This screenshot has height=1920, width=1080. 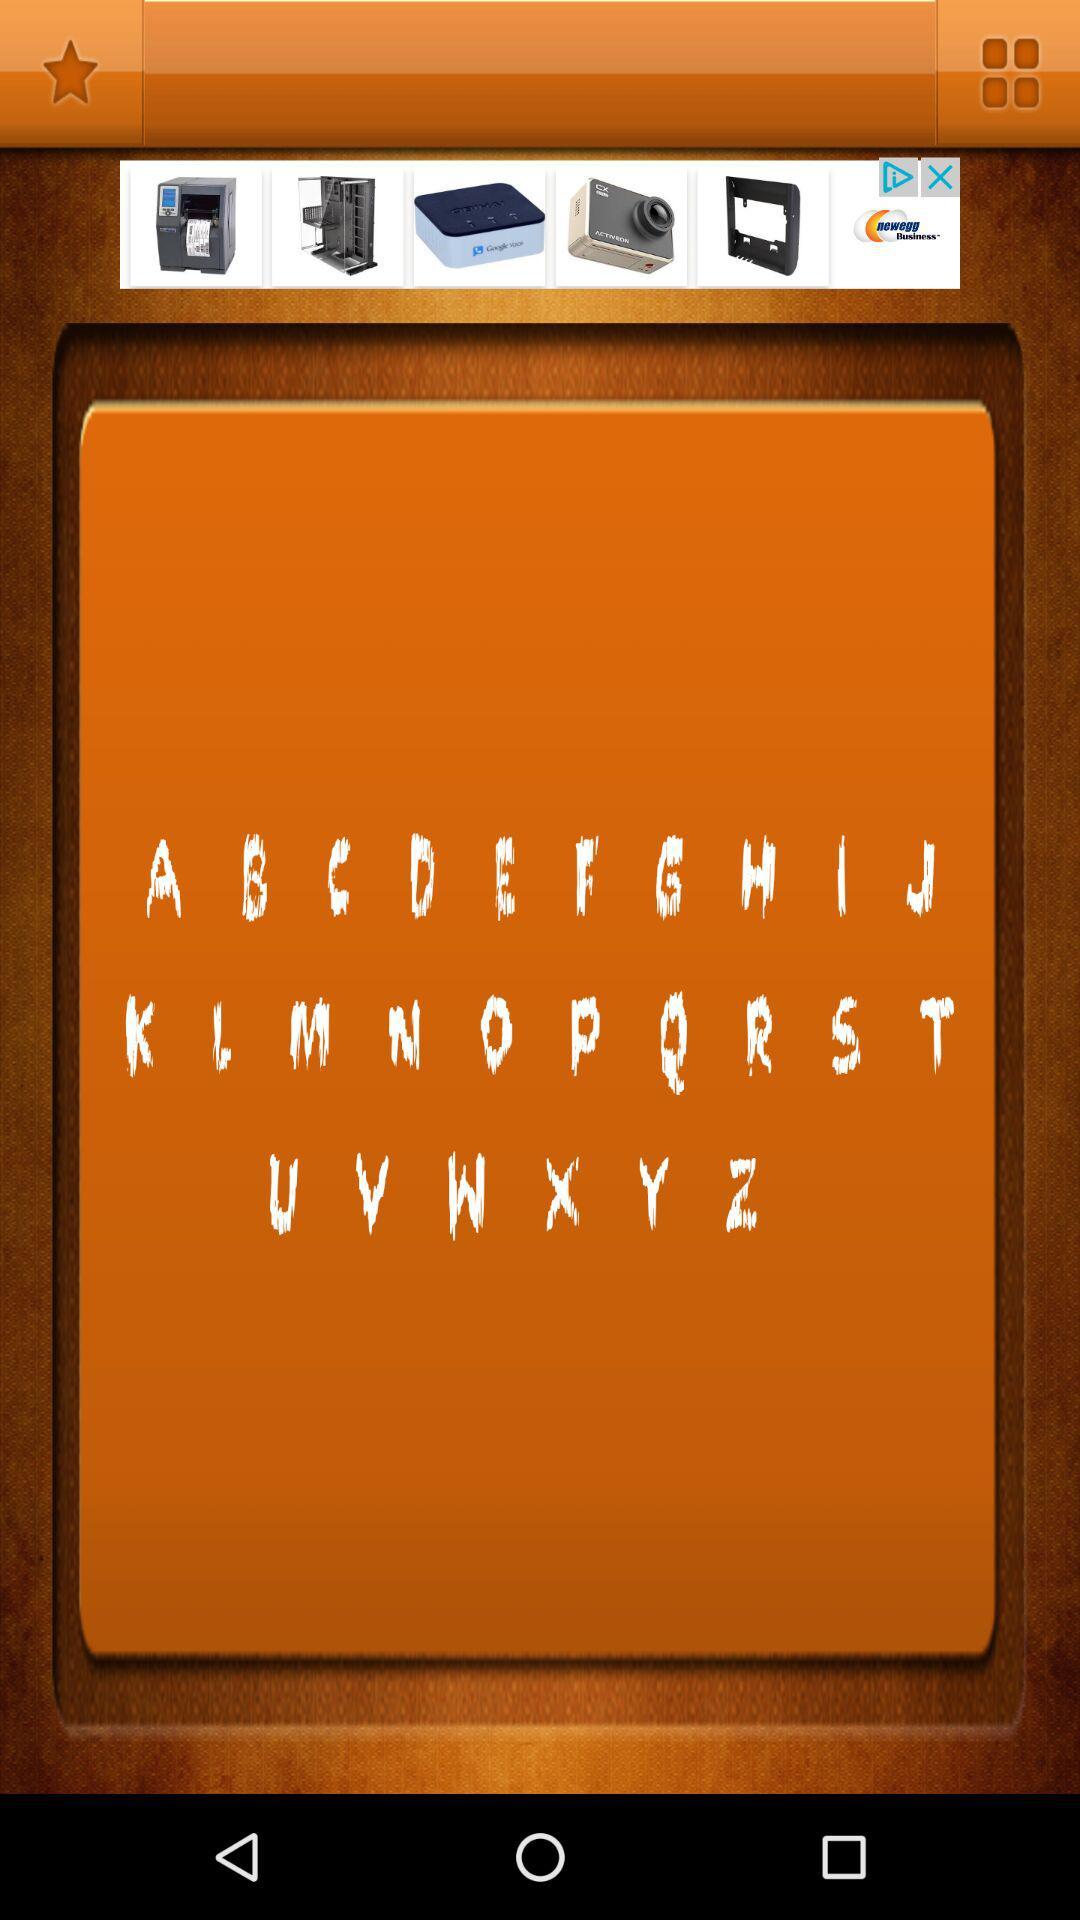 What do you see at coordinates (540, 223) in the screenshot?
I see `open advertisement` at bounding box center [540, 223].